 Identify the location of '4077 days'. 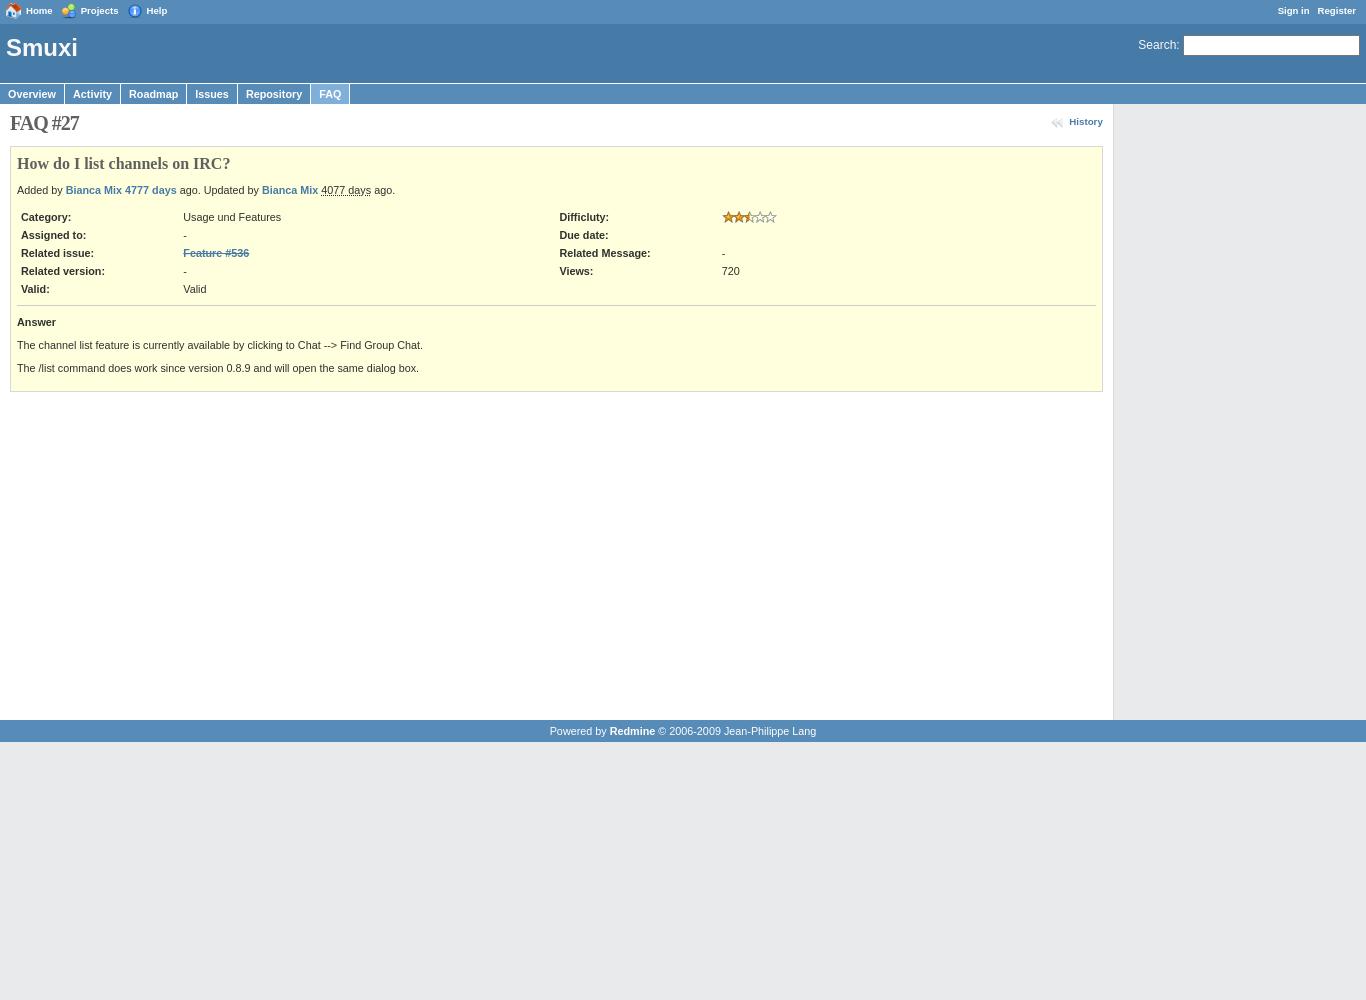
(345, 189).